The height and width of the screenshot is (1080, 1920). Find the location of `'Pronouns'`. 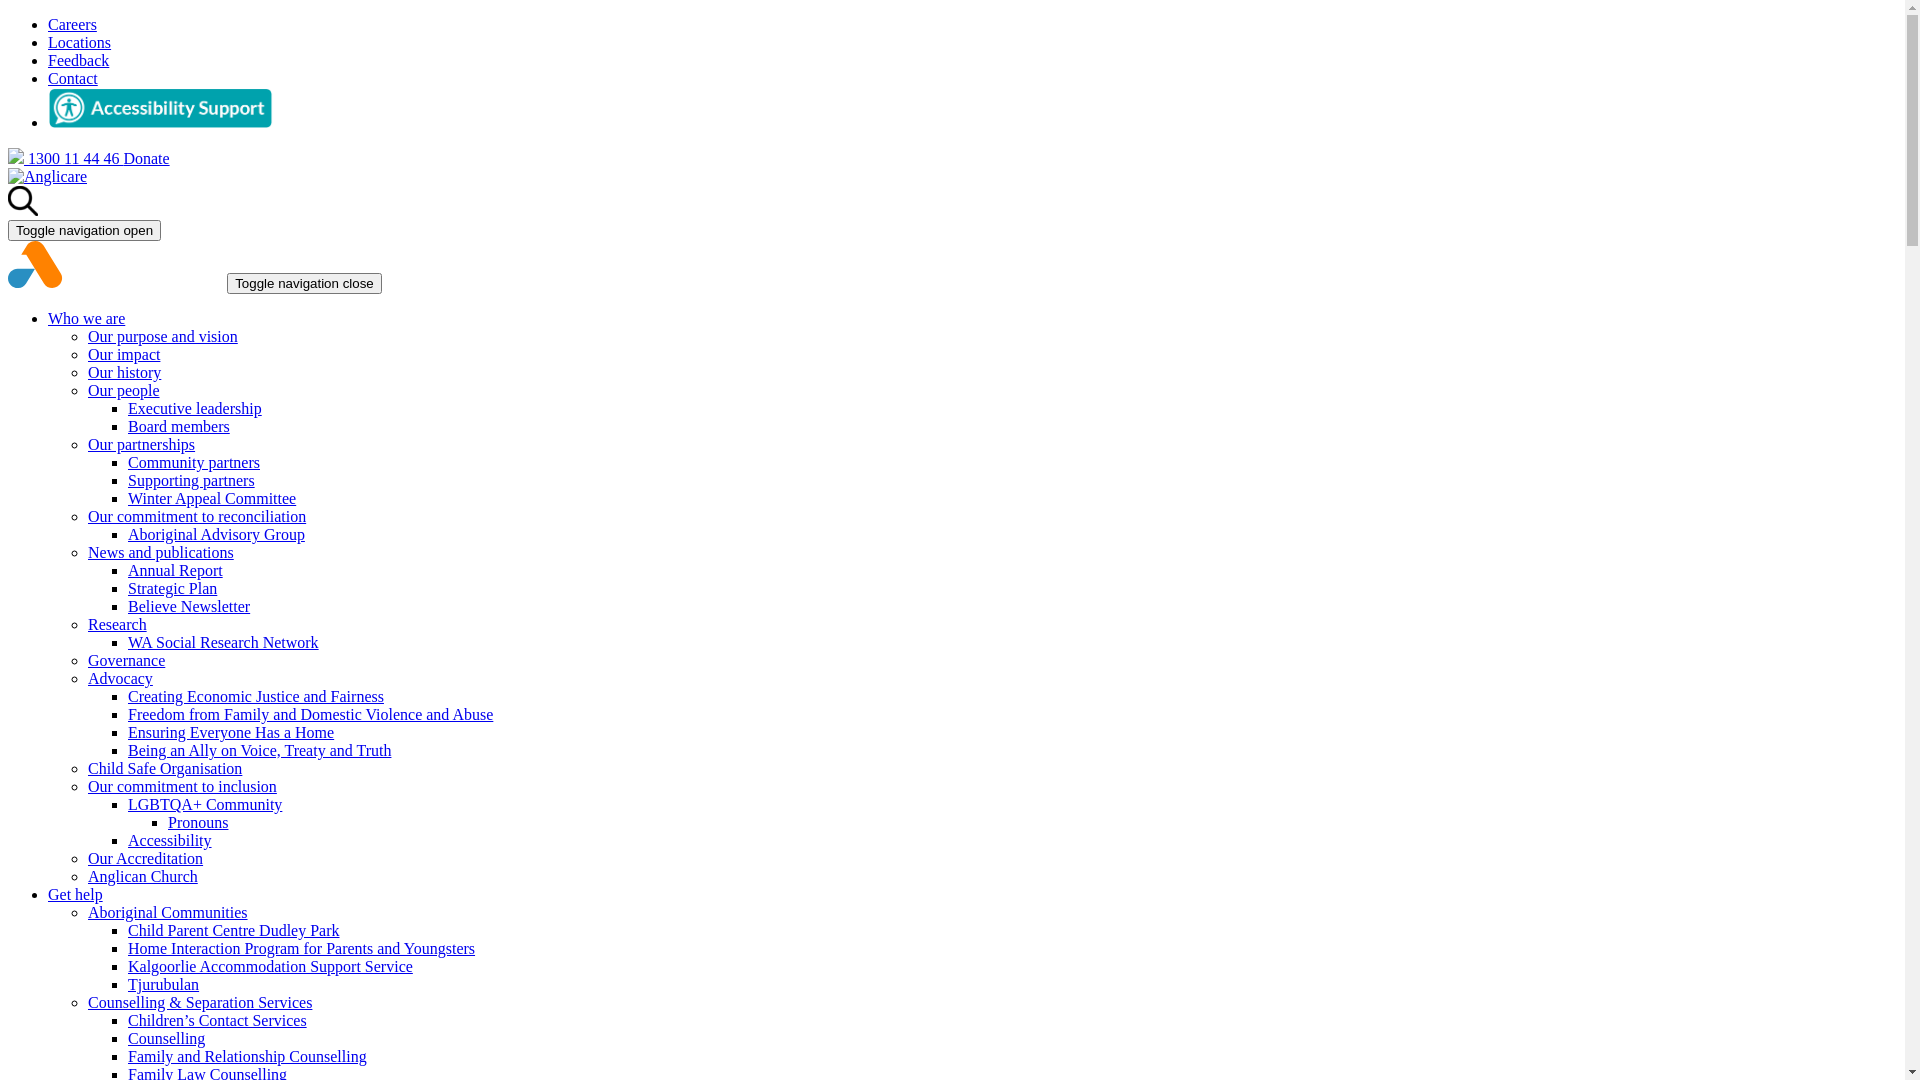

'Pronouns' is located at coordinates (197, 822).